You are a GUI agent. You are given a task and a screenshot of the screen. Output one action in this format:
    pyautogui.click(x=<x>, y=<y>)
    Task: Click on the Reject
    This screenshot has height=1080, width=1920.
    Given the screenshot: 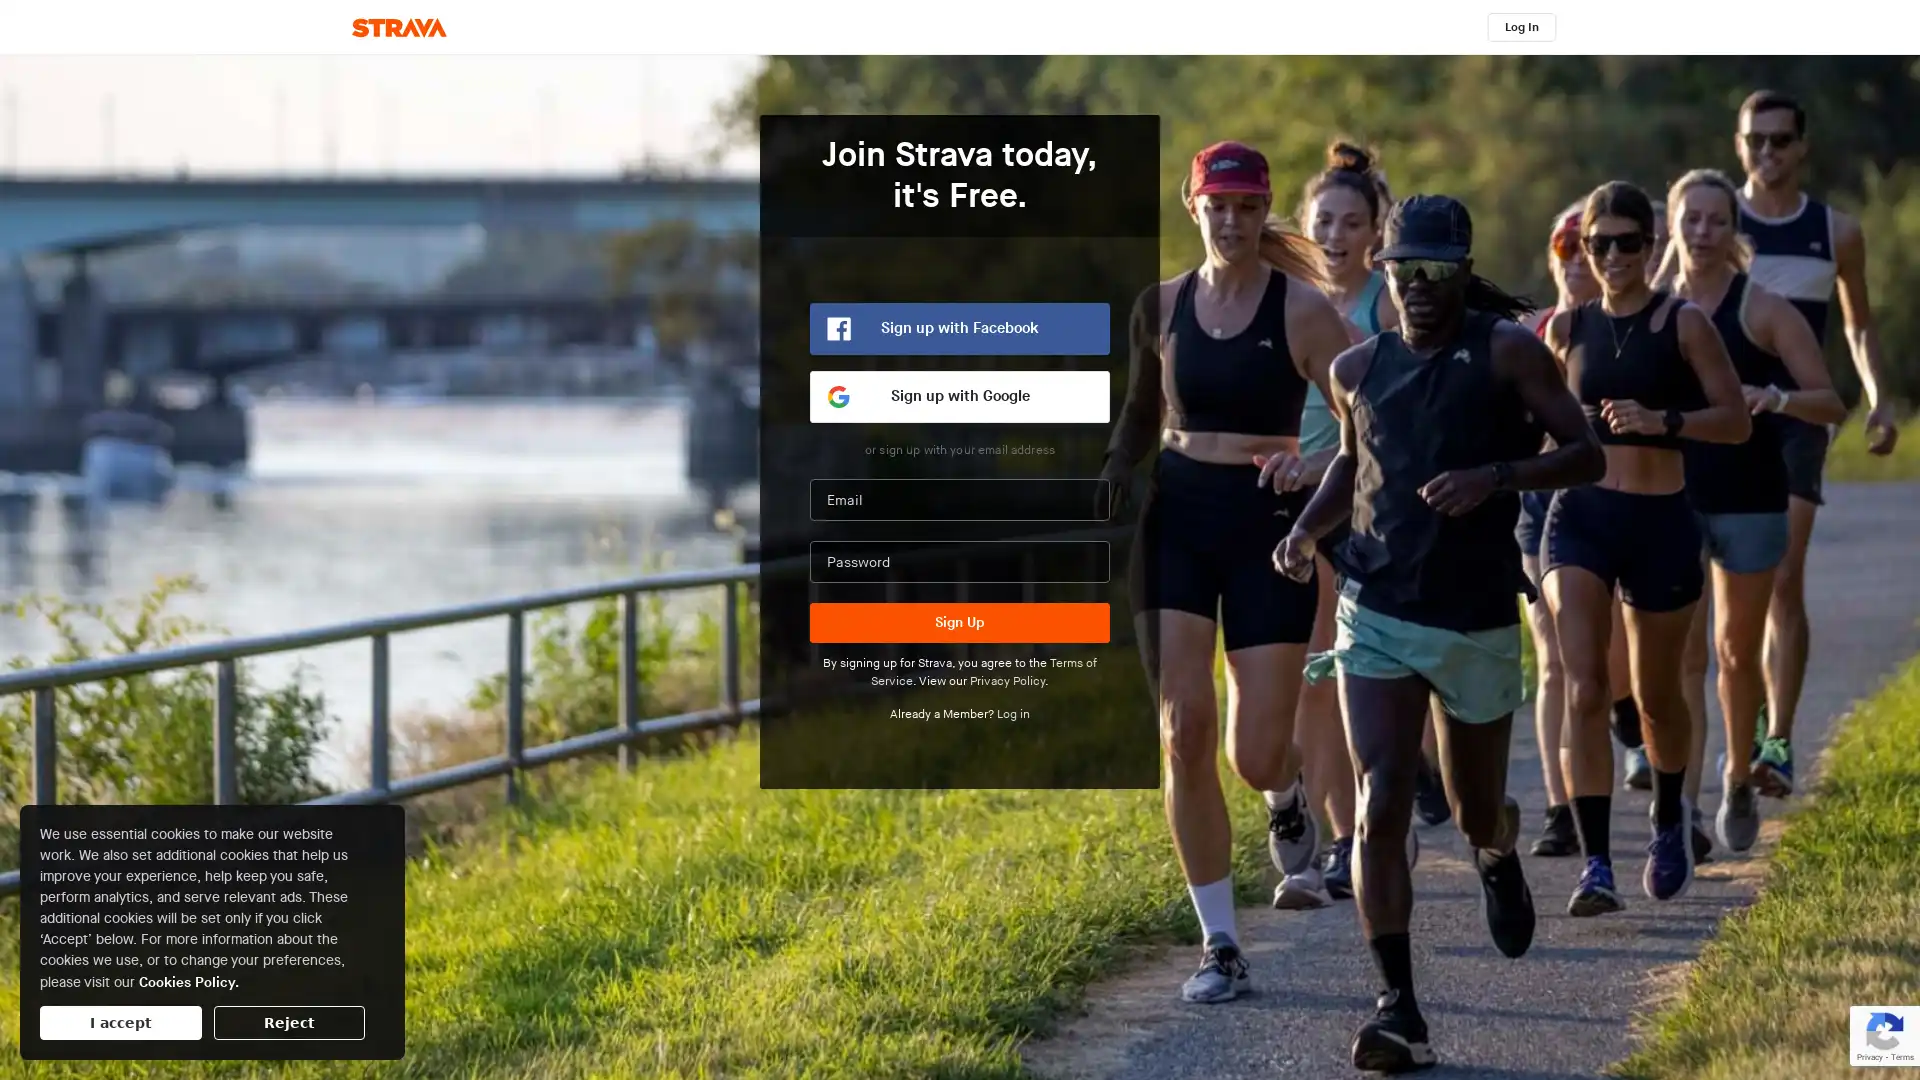 What is the action you would take?
    pyautogui.click(x=288, y=1022)
    